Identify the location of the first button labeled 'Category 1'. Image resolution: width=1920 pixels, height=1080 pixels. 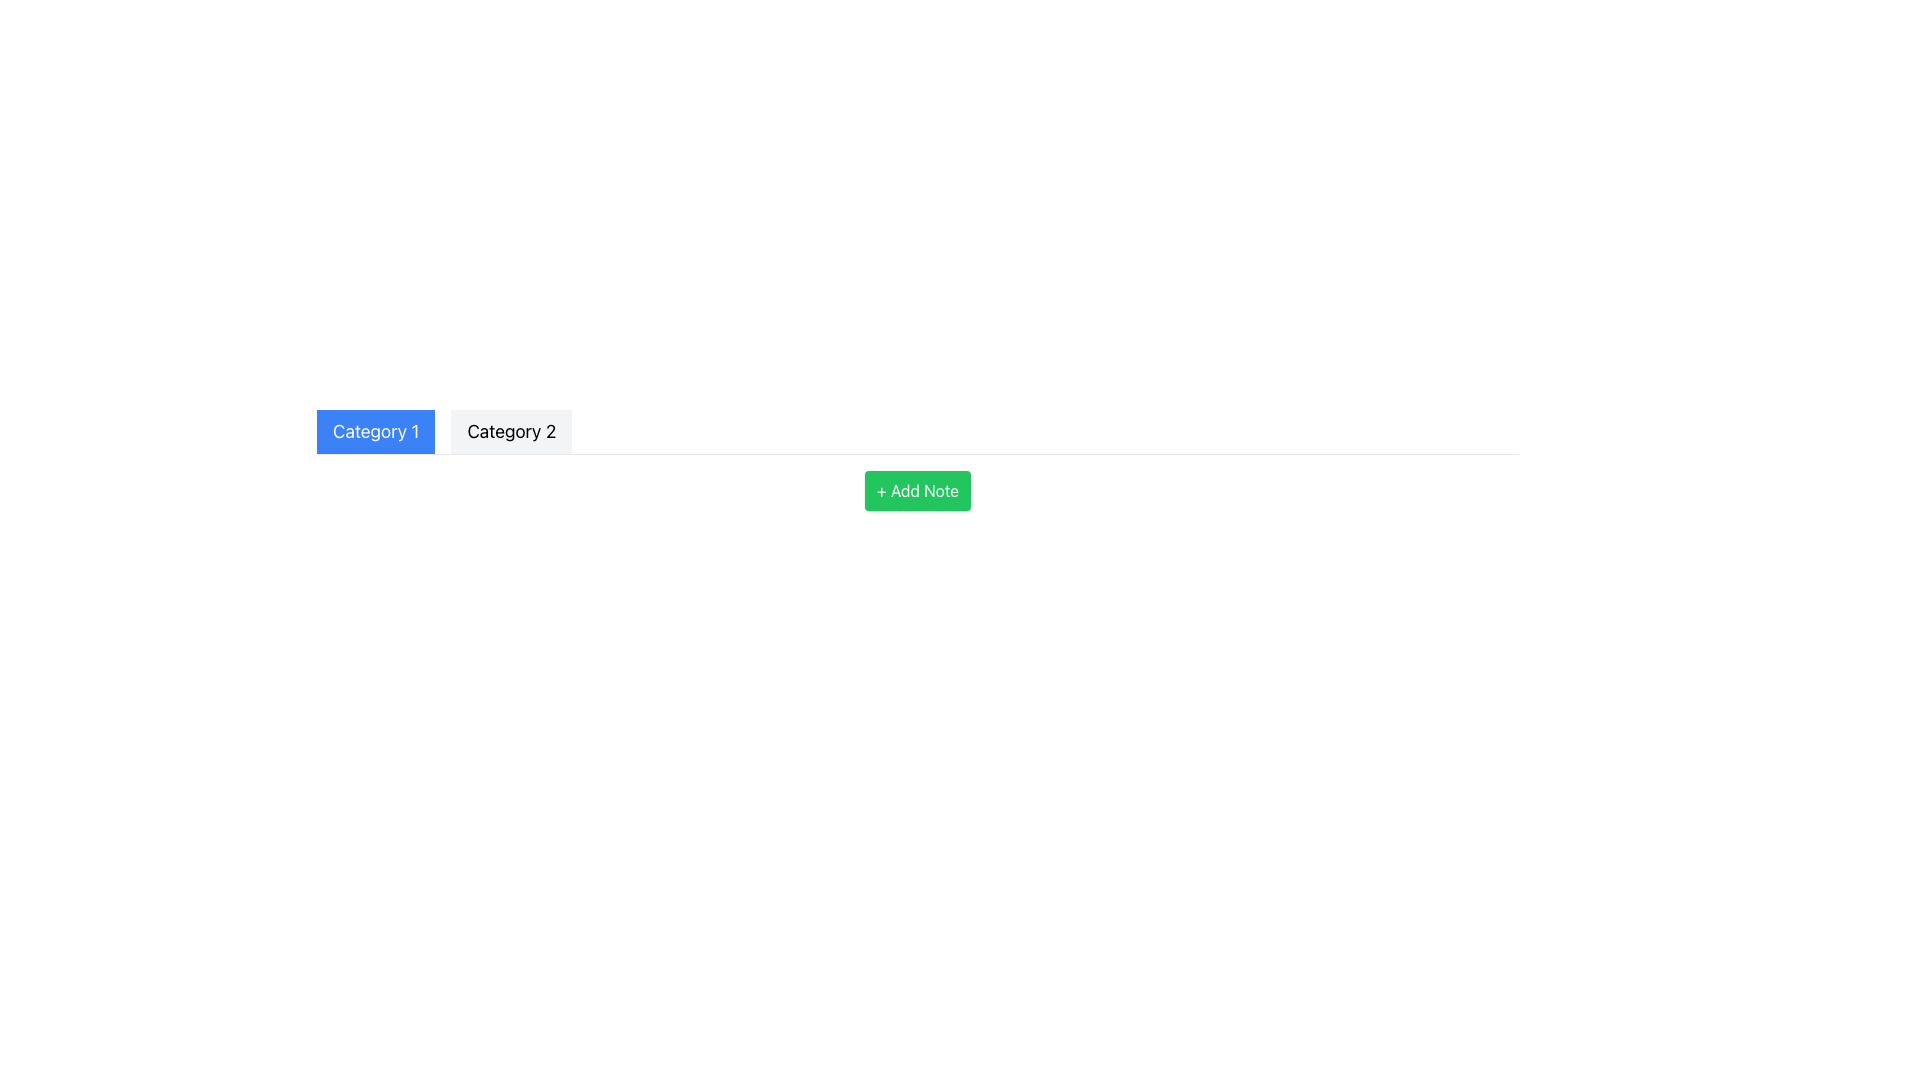
(376, 431).